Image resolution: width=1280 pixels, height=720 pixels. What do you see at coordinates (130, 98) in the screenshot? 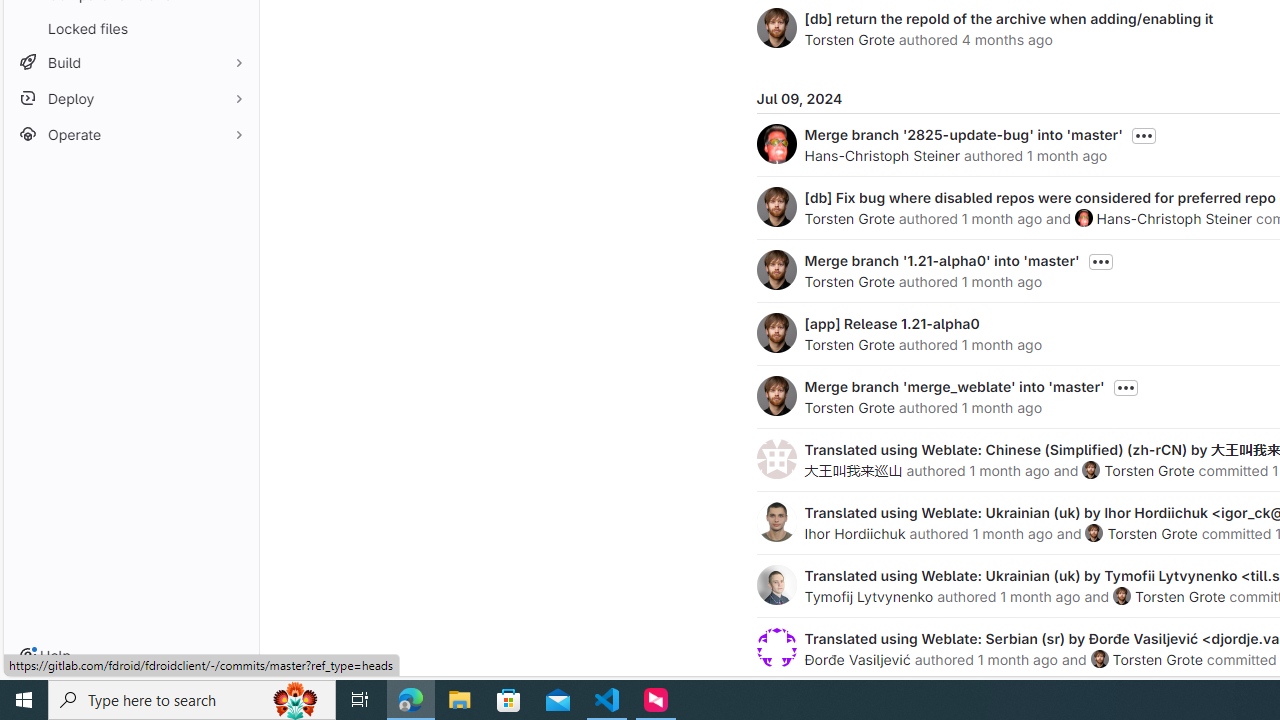
I see `'Deploy'` at bounding box center [130, 98].